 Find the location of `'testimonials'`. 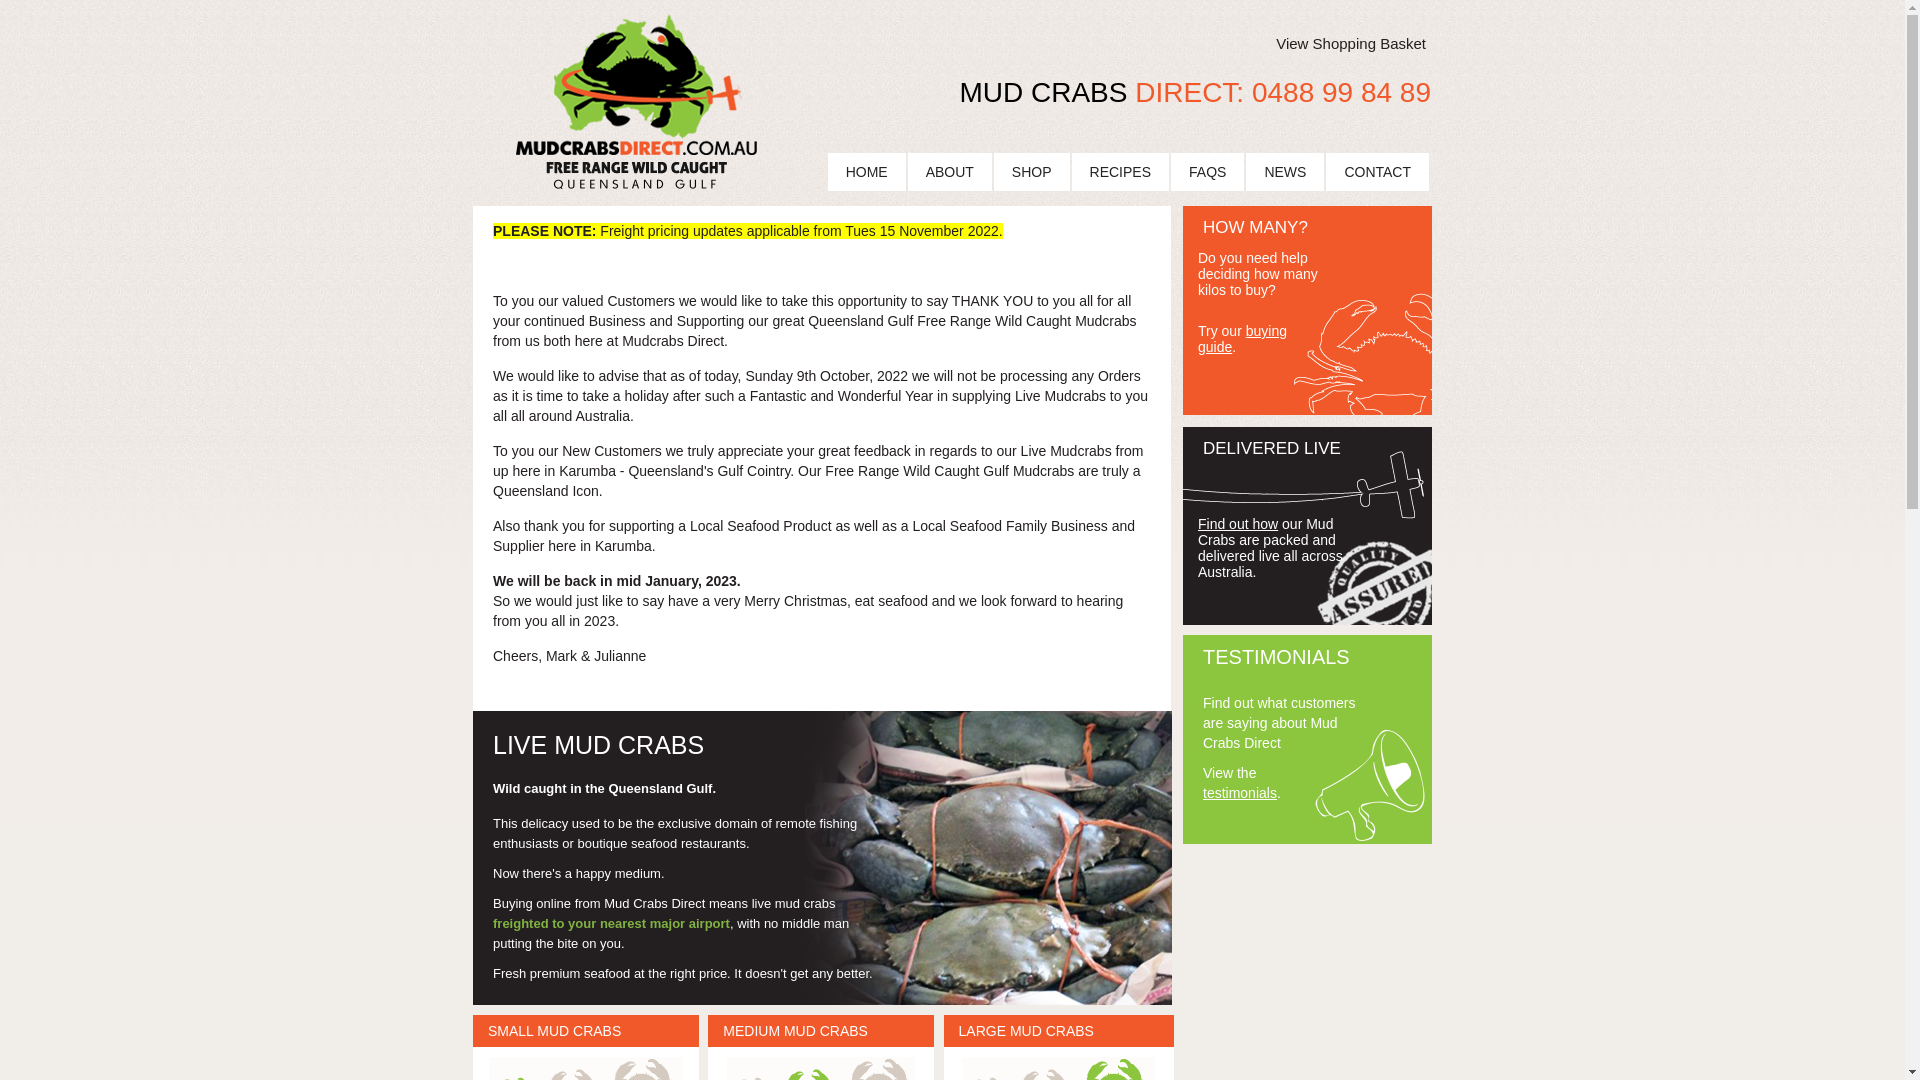

'testimonials' is located at coordinates (1238, 792).